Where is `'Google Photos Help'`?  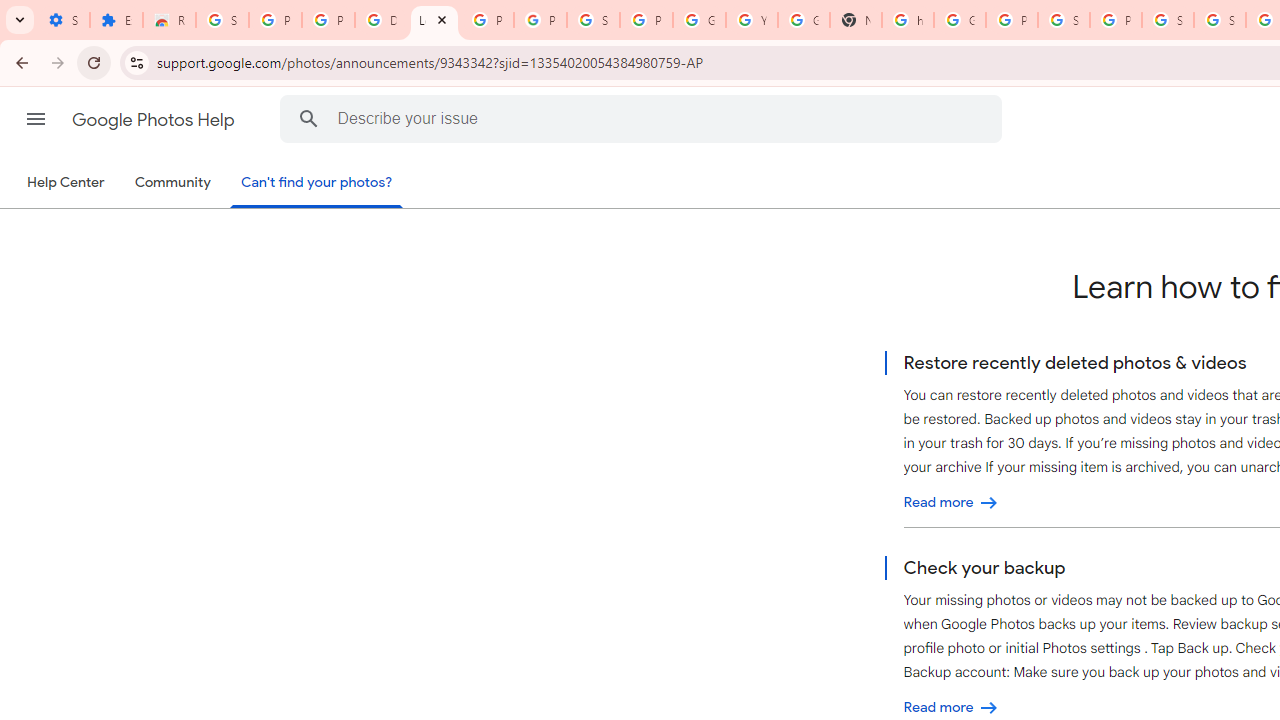 'Google Photos Help' is located at coordinates (154, 119).